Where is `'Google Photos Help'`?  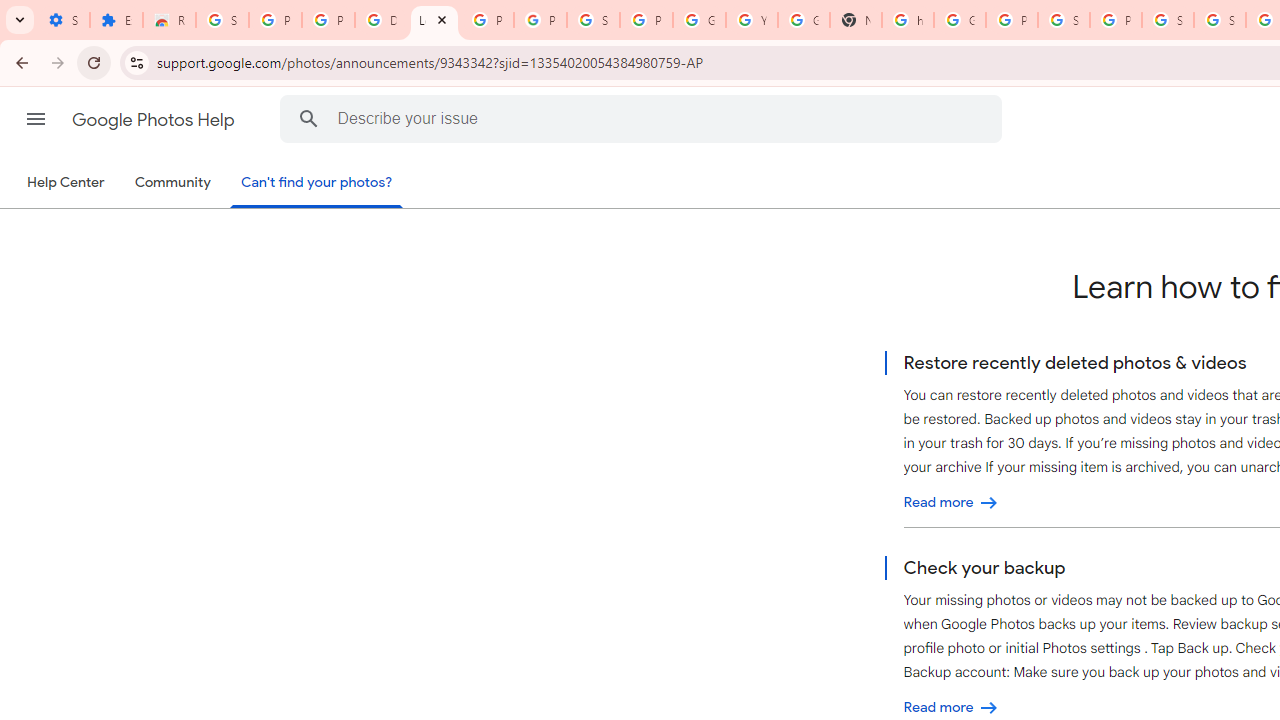 'Google Photos Help' is located at coordinates (154, 119).